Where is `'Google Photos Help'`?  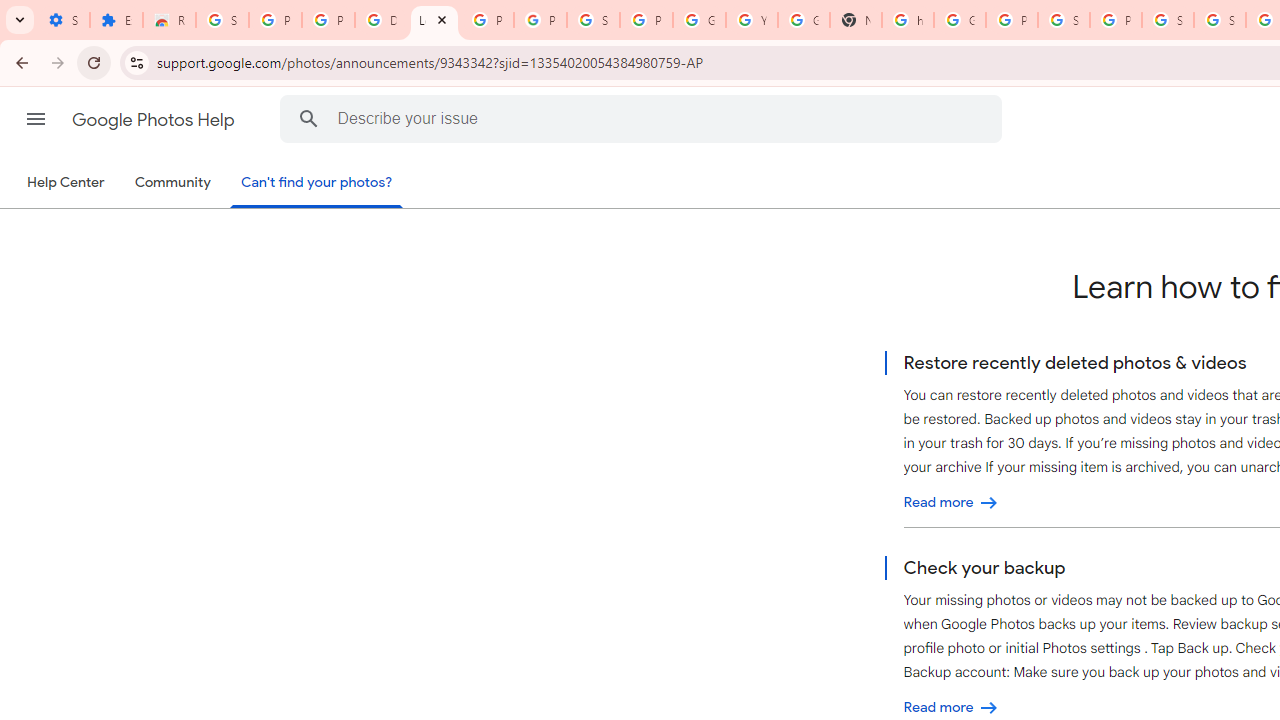 'Google Photos Help' is located at coordinates (154, 119).